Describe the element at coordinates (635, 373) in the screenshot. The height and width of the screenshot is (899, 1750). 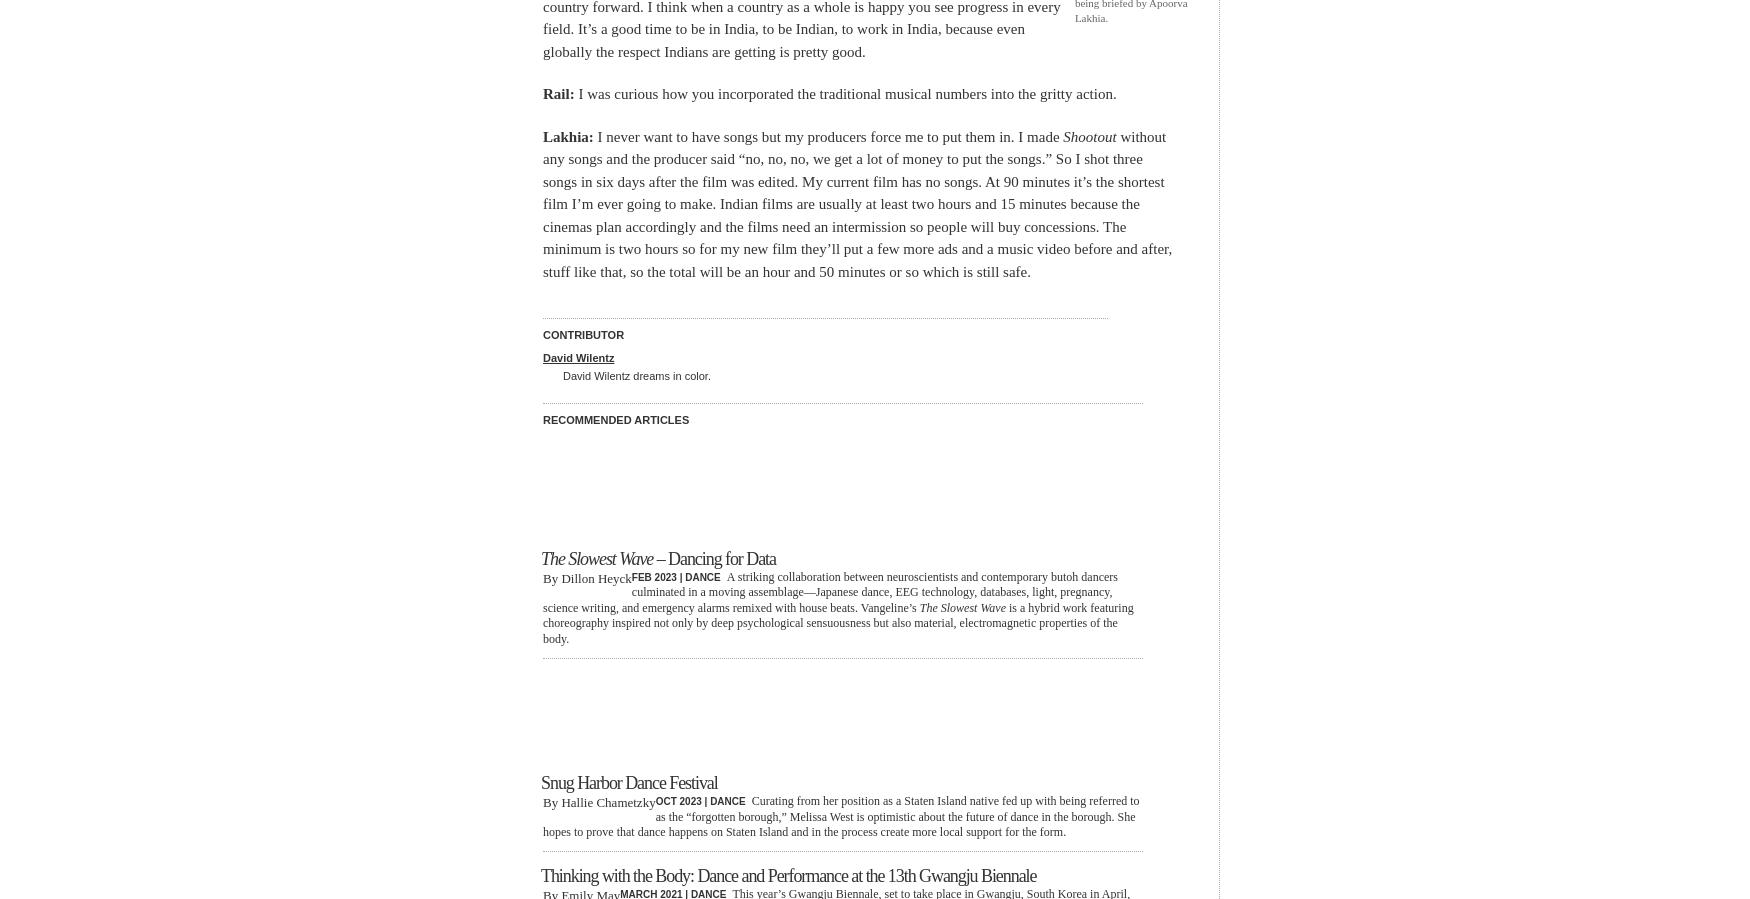
I see `'David Wilentz dreams in color.'` at that location.